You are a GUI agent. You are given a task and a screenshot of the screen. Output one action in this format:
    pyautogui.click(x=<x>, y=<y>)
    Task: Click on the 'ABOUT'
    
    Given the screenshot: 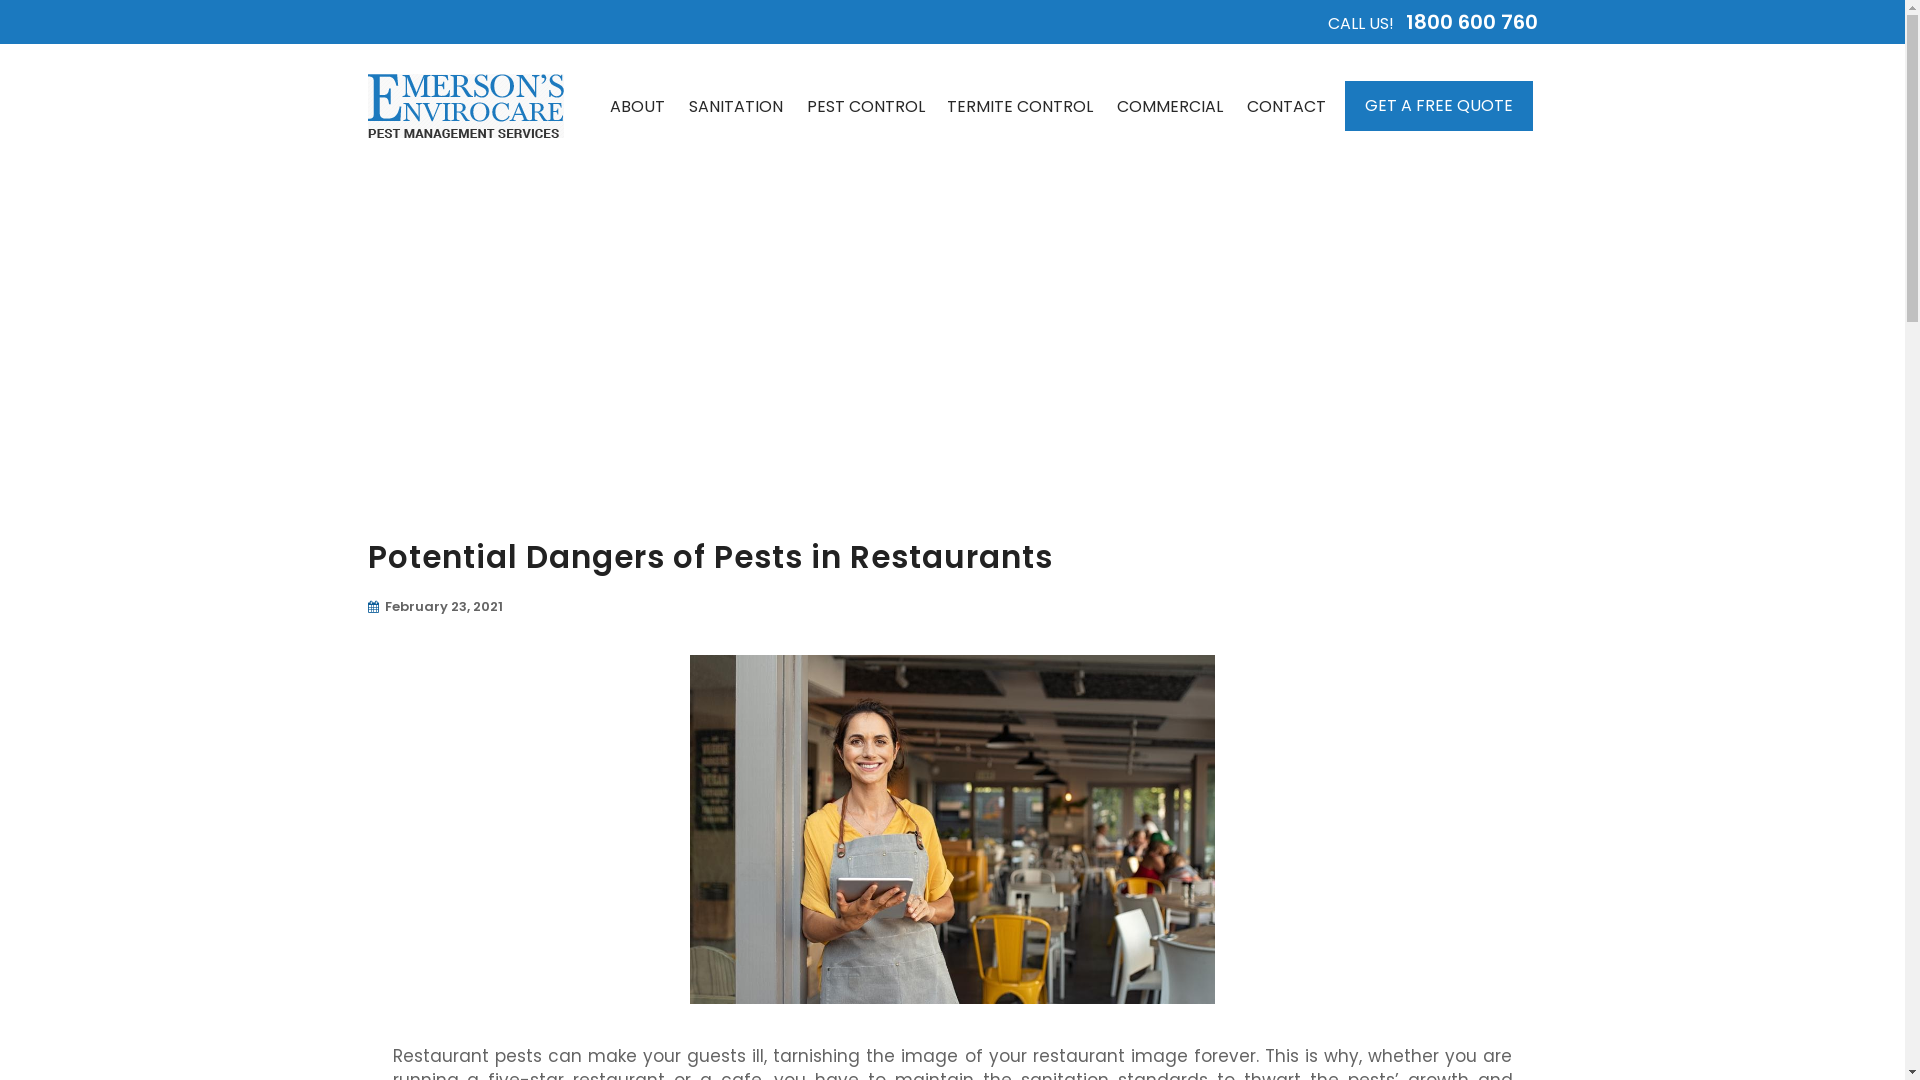 What is the action you would take?
    pyautogui.click(x=636, y=106)
    